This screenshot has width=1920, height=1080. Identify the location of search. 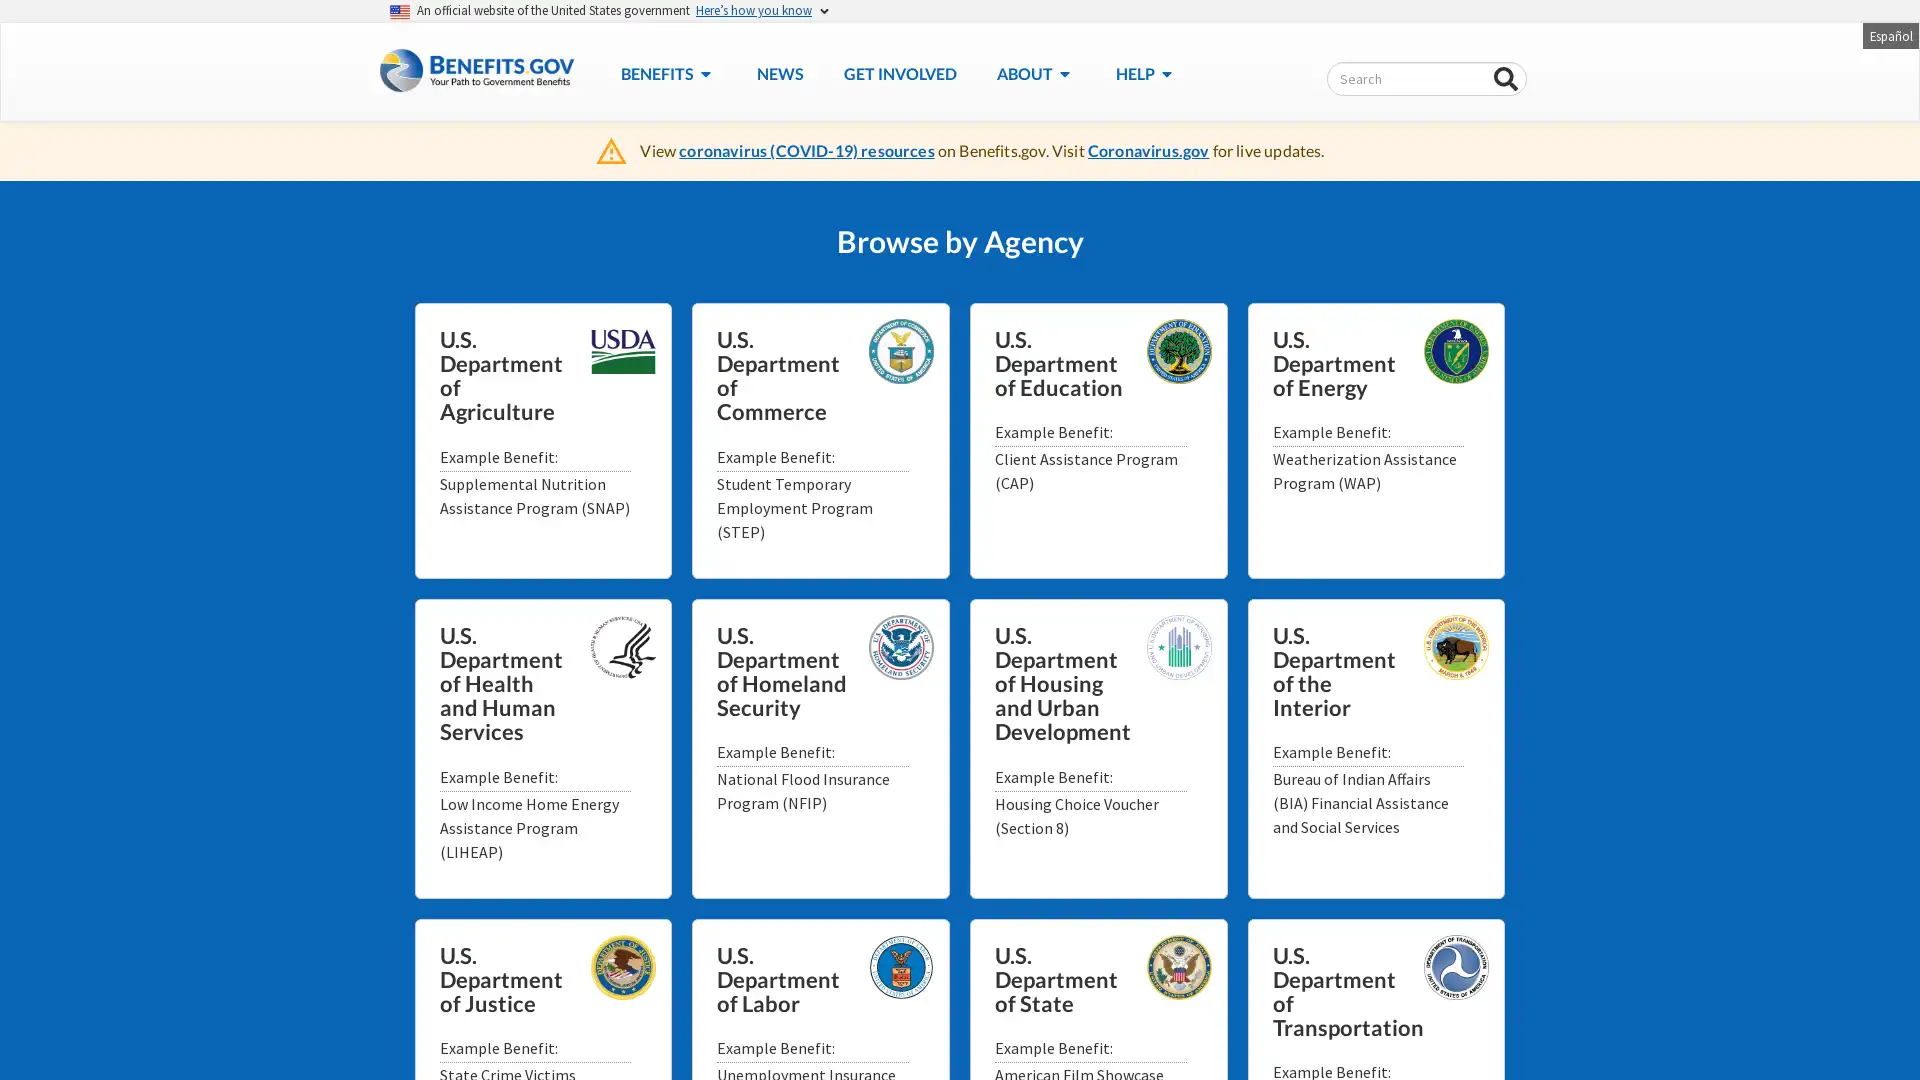
(1506, 79).